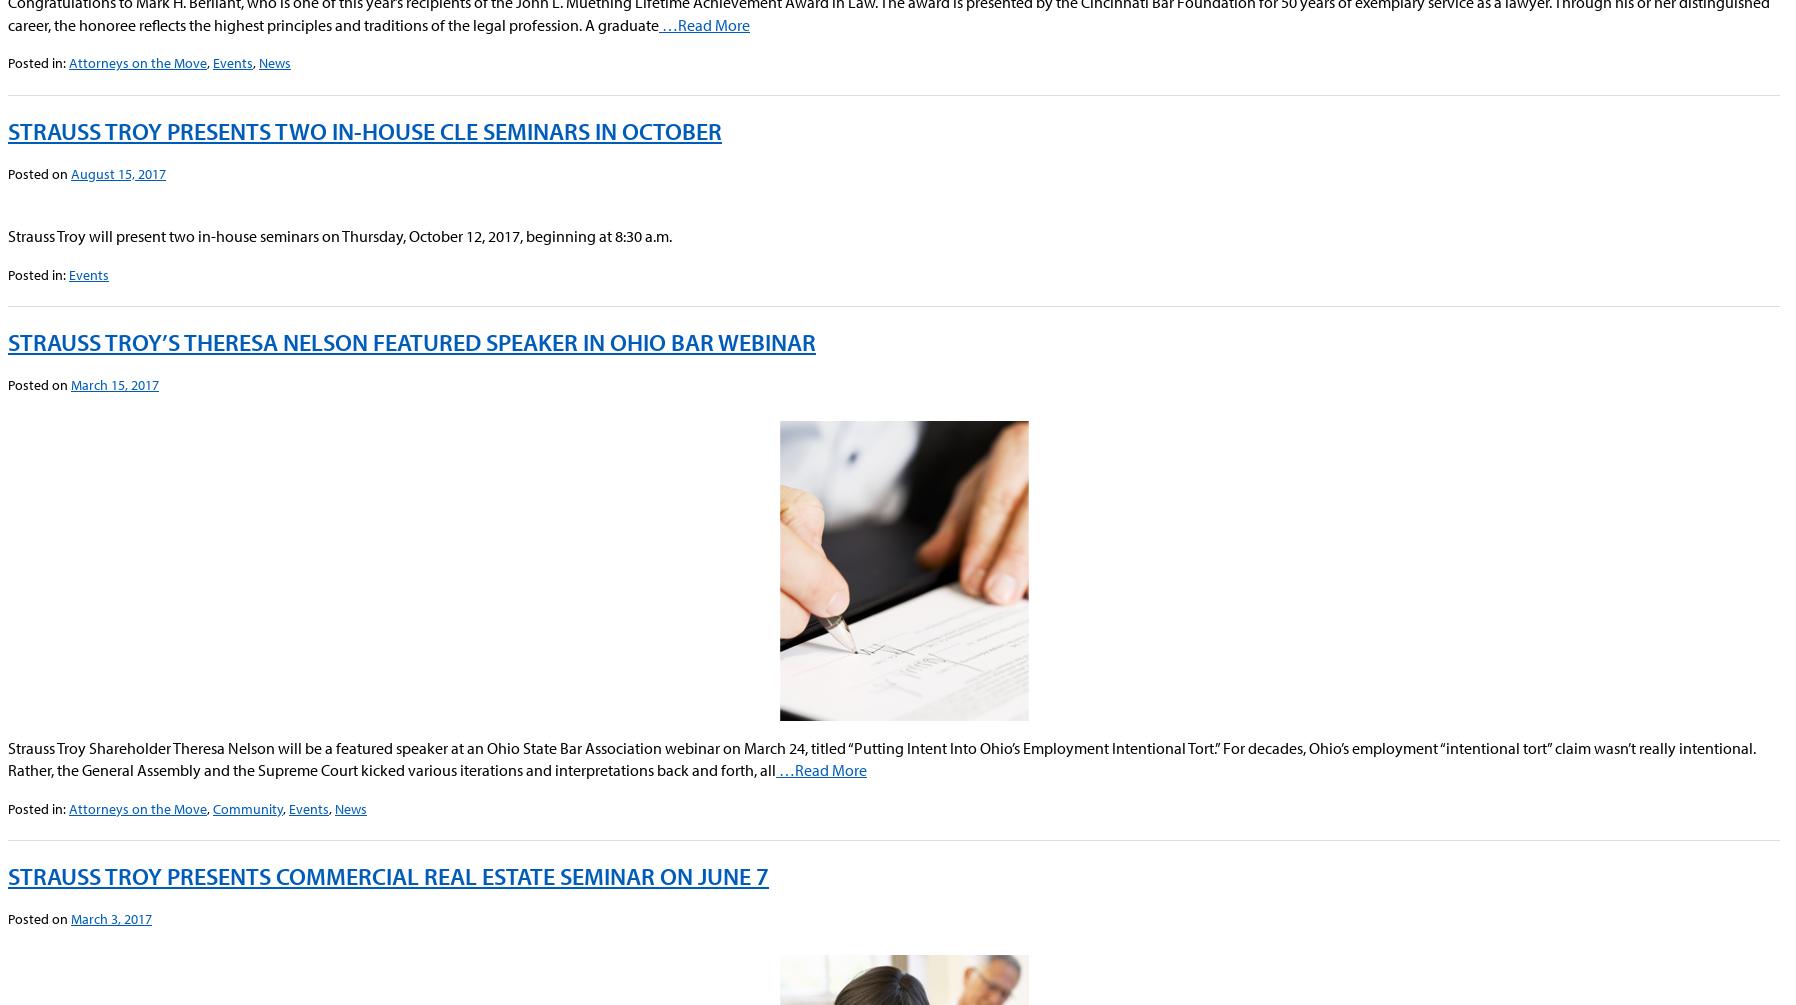  Describe the element at coordinates (113, 385) in the screenshot. I see `'March 15, 2017'` at that location.